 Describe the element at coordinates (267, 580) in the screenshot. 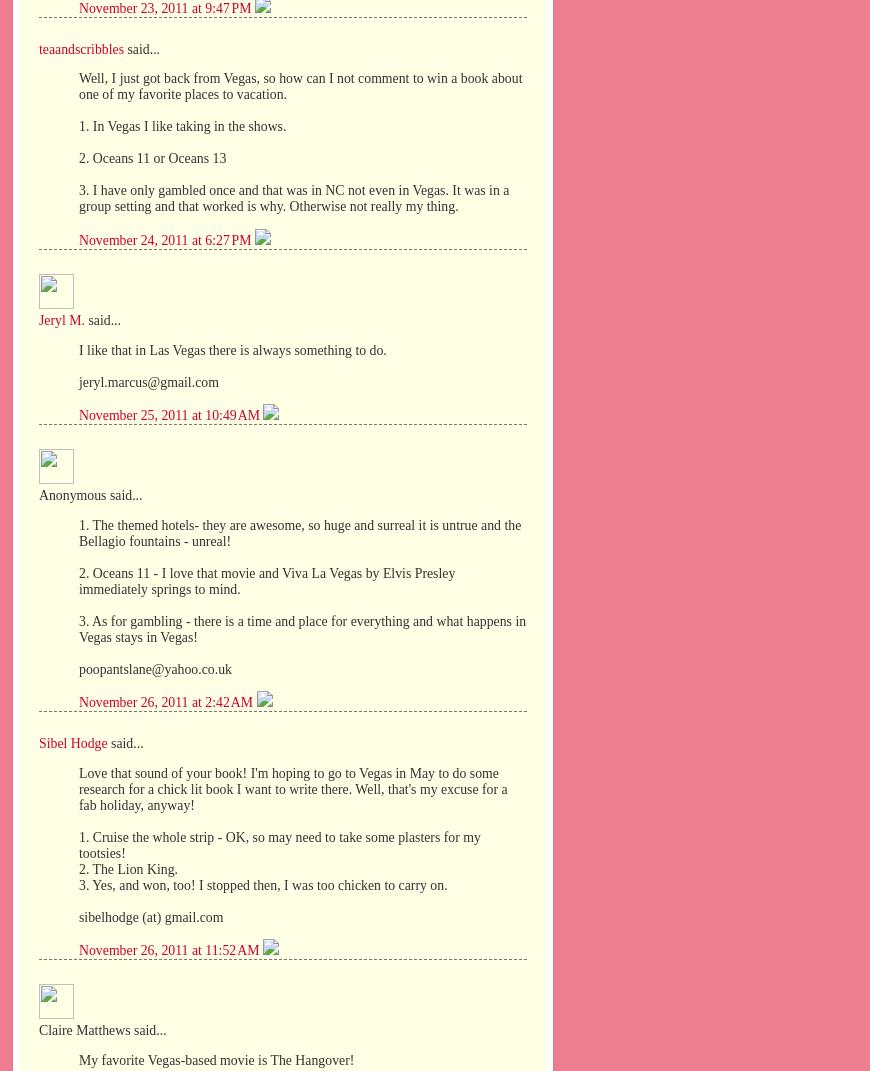

I see `'2. Oceans 11 - I love that movie and Viva La Vegas by Elvis Presley immediately springs to mind.'` at that location.